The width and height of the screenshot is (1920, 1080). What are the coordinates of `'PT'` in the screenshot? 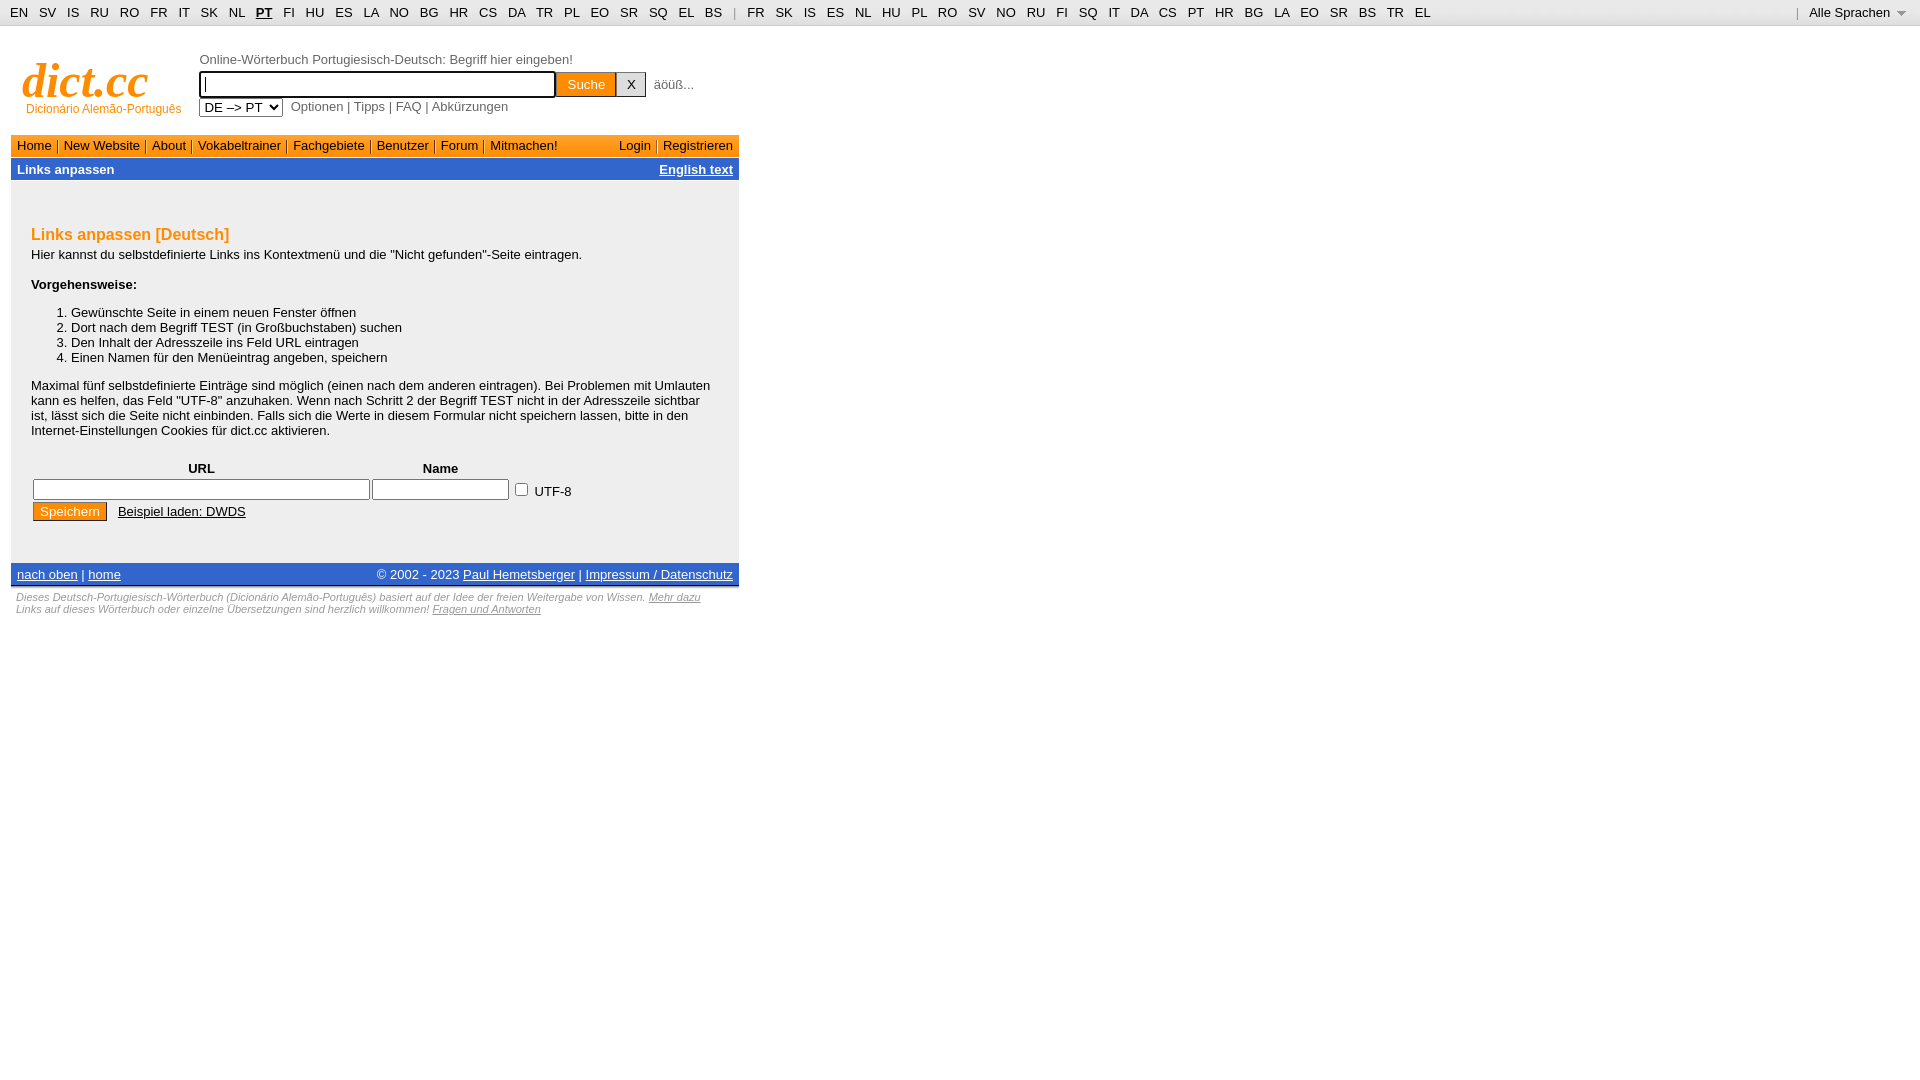 It's located at (1195, 12).